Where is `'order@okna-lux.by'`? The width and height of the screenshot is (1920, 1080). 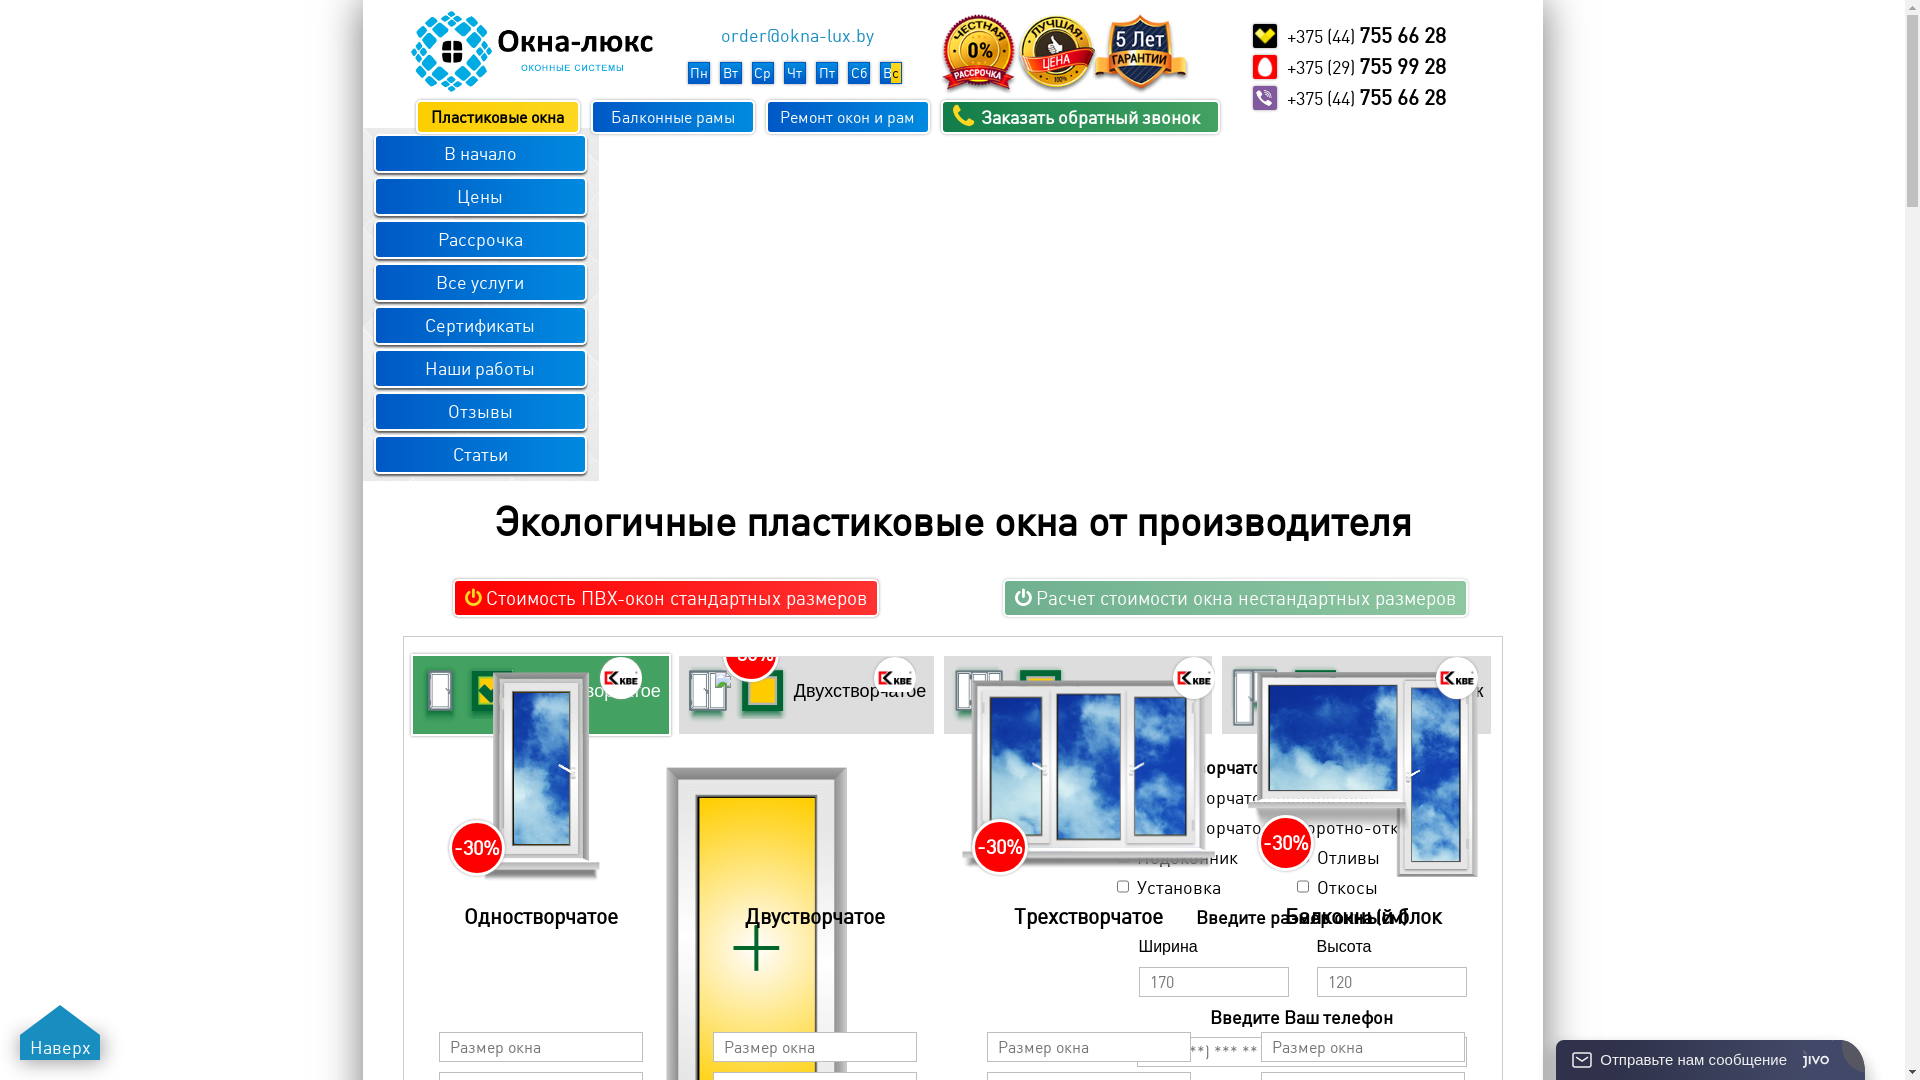
'order@okna-lux.by' is located at coordinates (795, 34).